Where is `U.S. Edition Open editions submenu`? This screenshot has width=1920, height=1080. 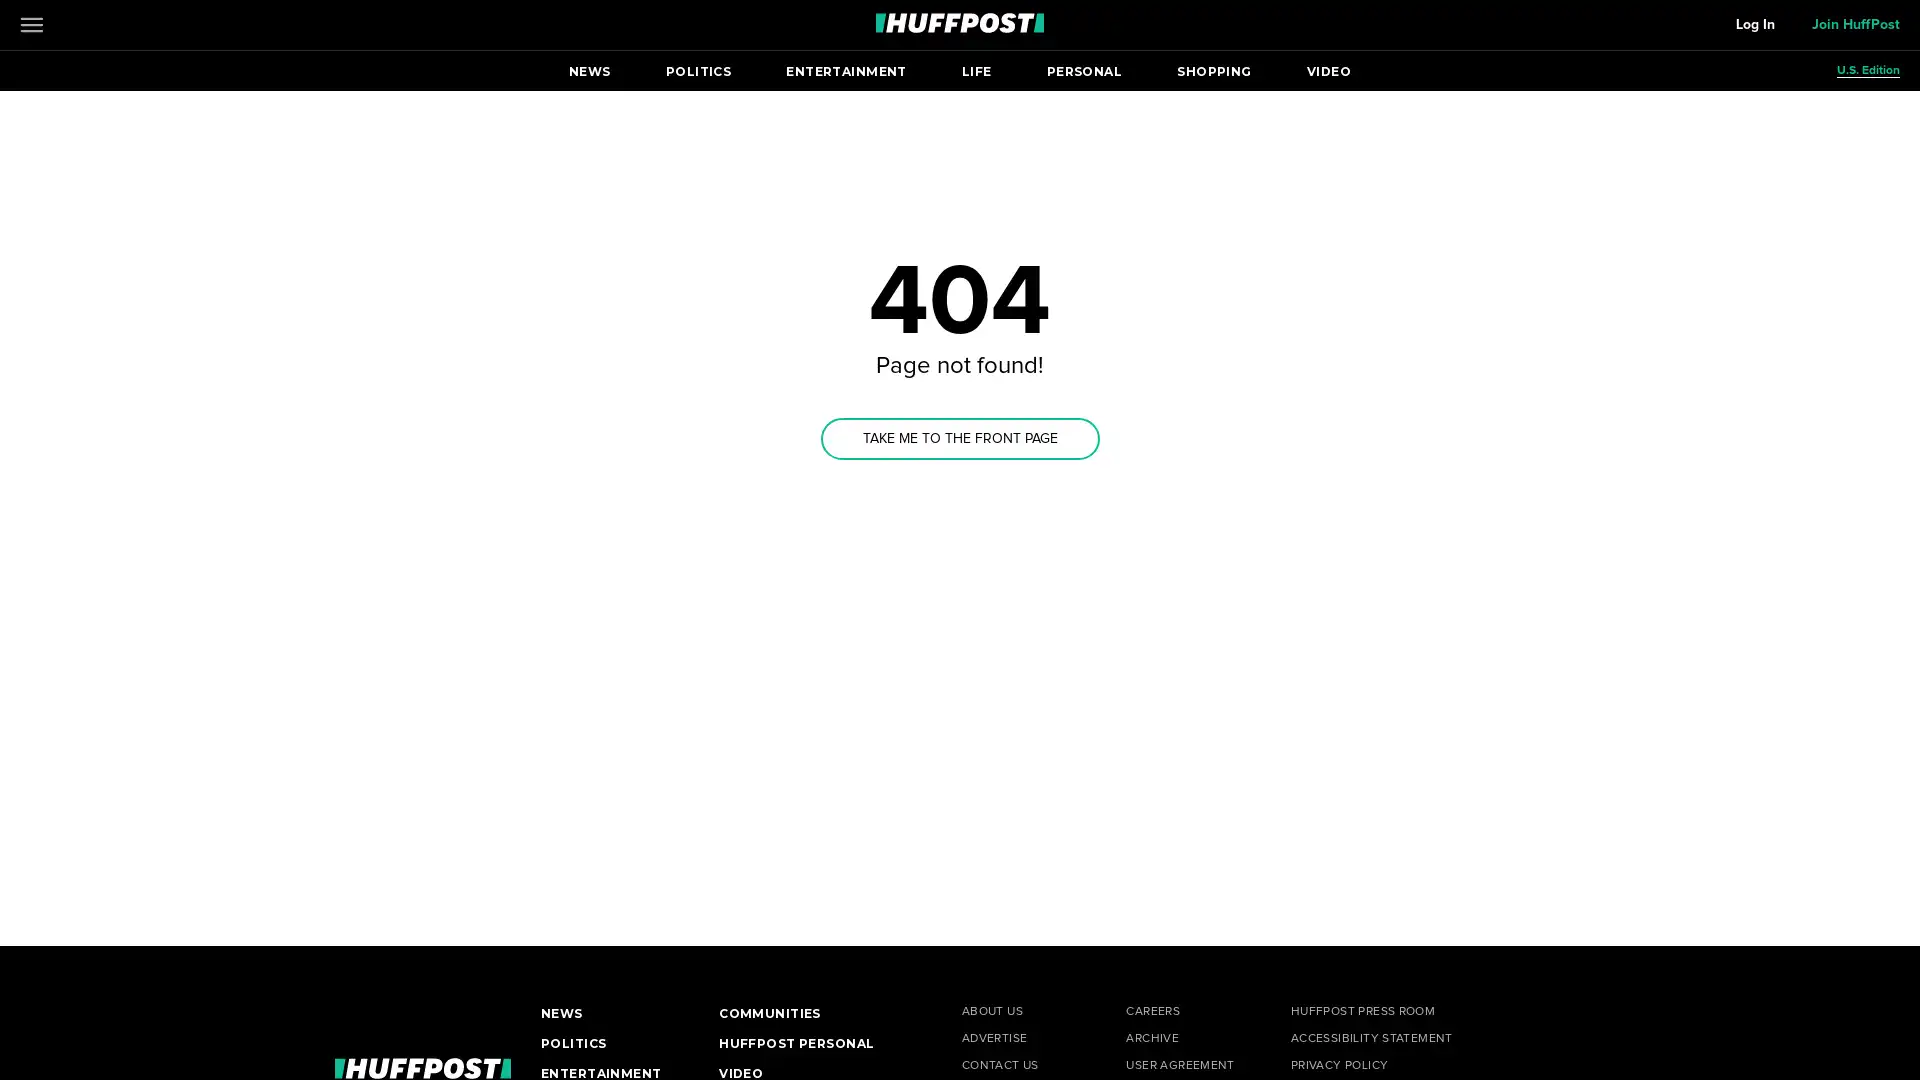 U.S. Edition Open editions submenu is located at coordinates (1867, 70).